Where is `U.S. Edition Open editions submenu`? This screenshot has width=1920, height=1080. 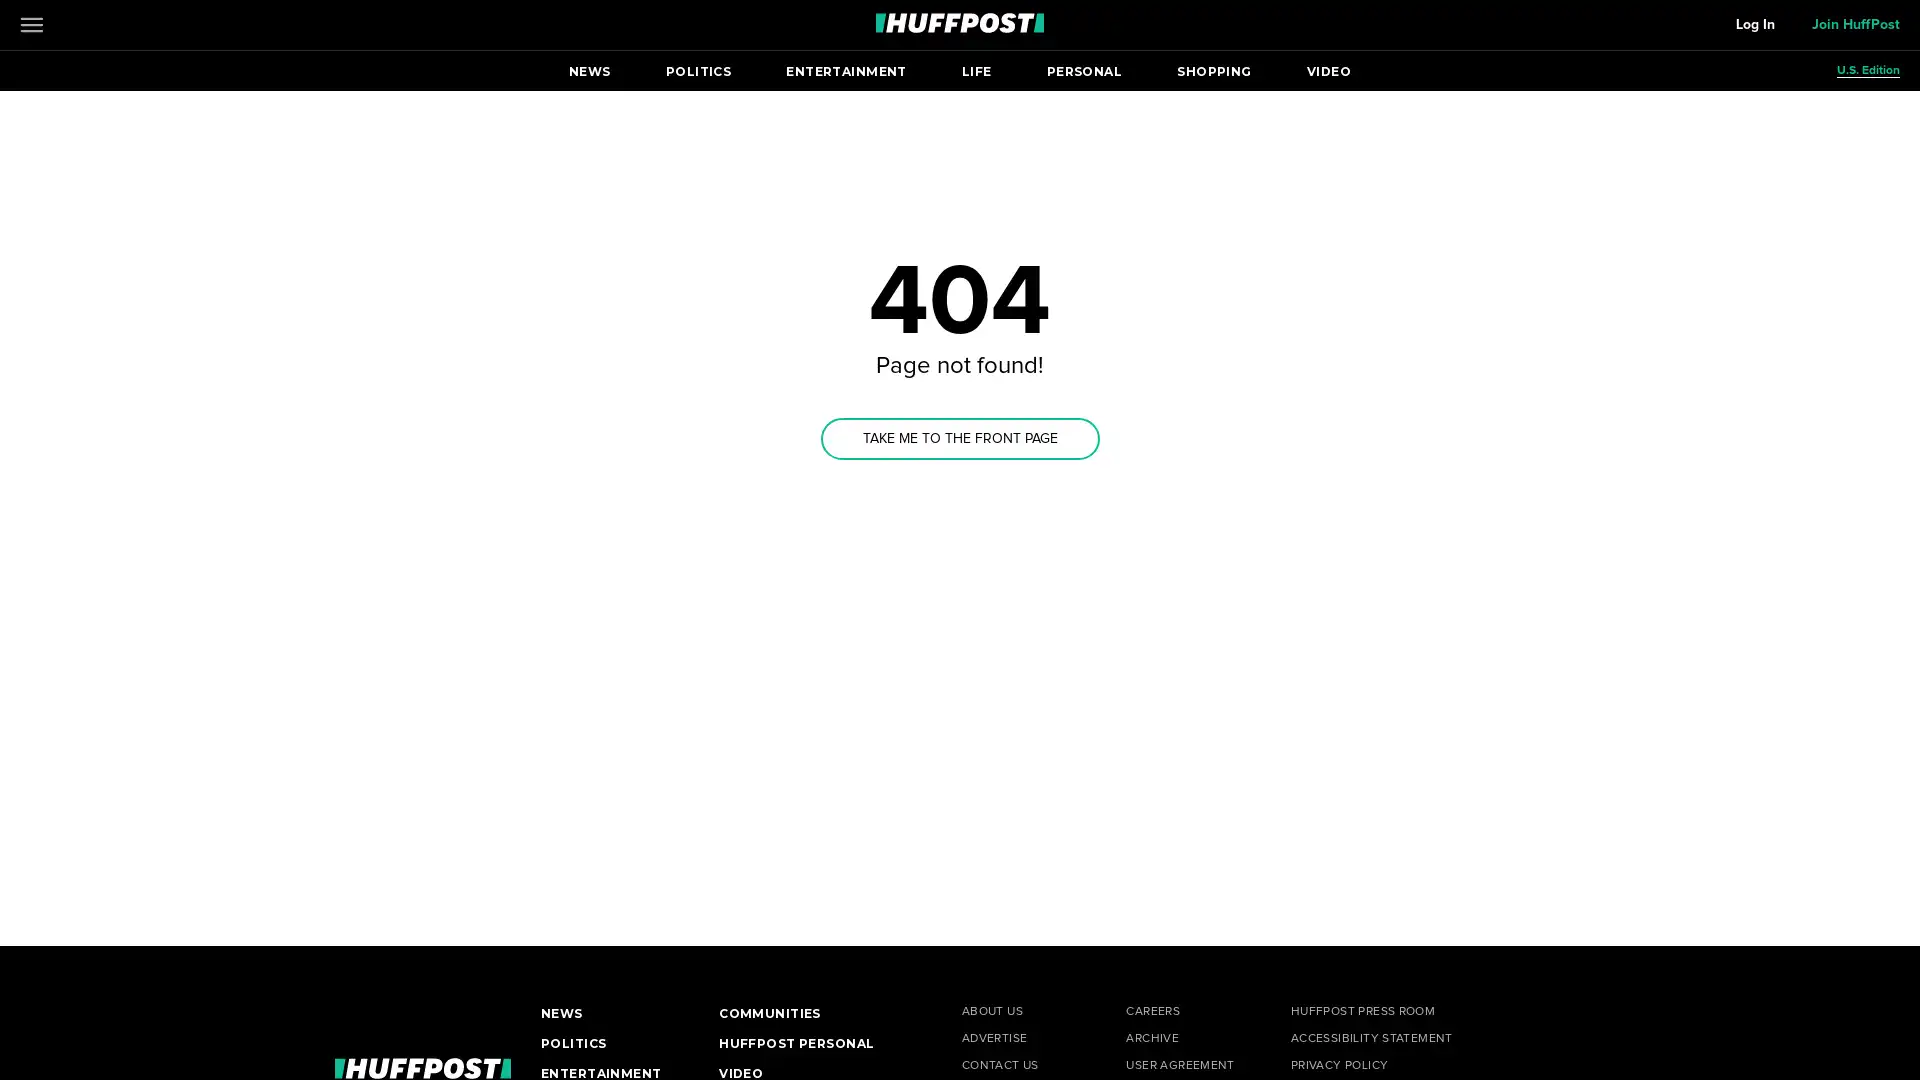 U.S. Edition Open editions submenu is located at coordinates (1867, 70).